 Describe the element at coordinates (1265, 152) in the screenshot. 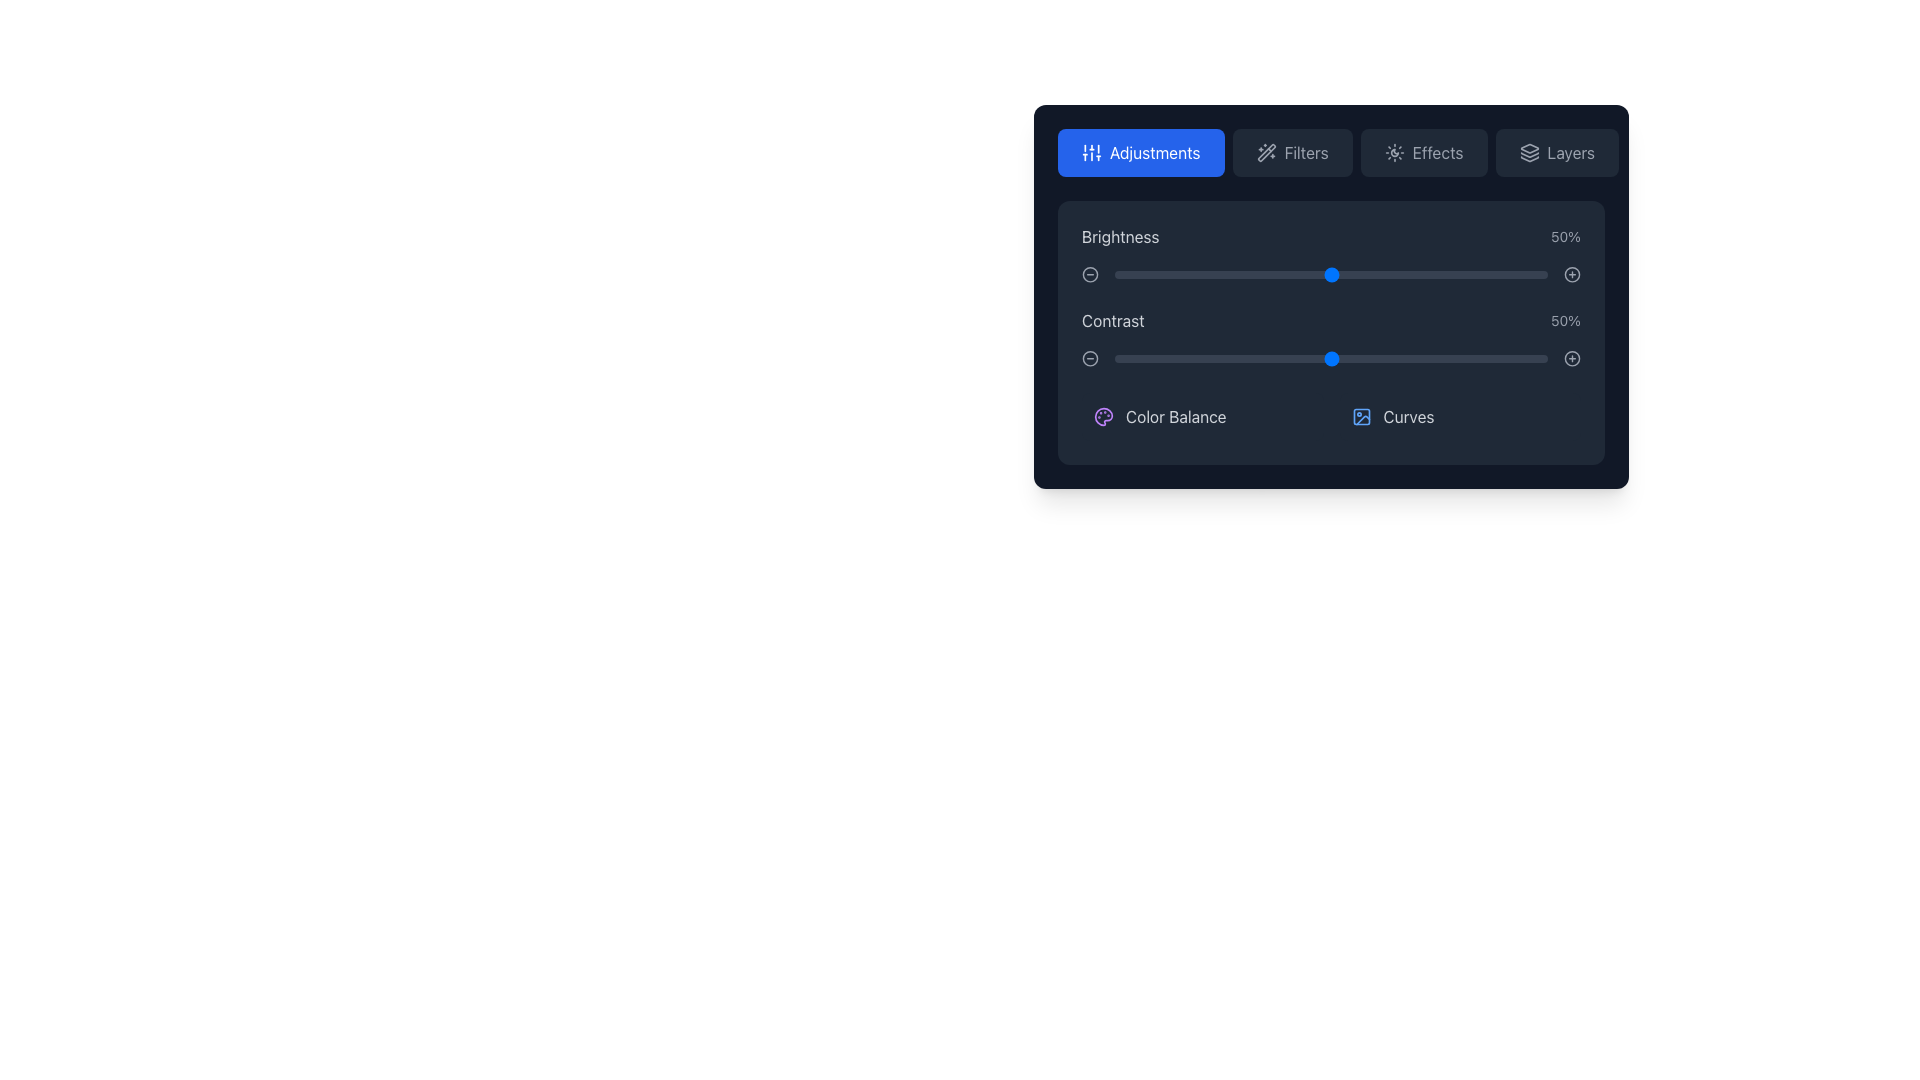

I see `the leftmost icon in the 'Filters' button group` at that location.